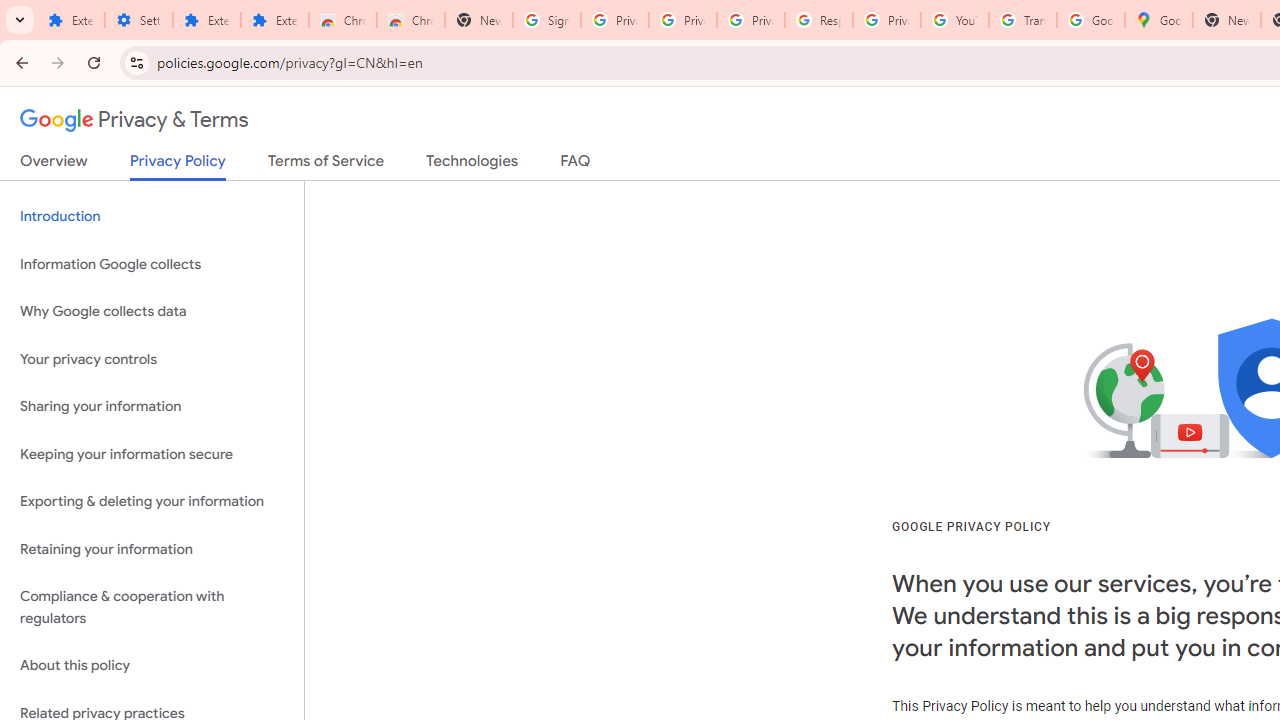 The height and width of the screenshot is (720, 1280). Describe the element at coordinates (206, 20) in the screenshot. I see `'Extensions'` at that location.